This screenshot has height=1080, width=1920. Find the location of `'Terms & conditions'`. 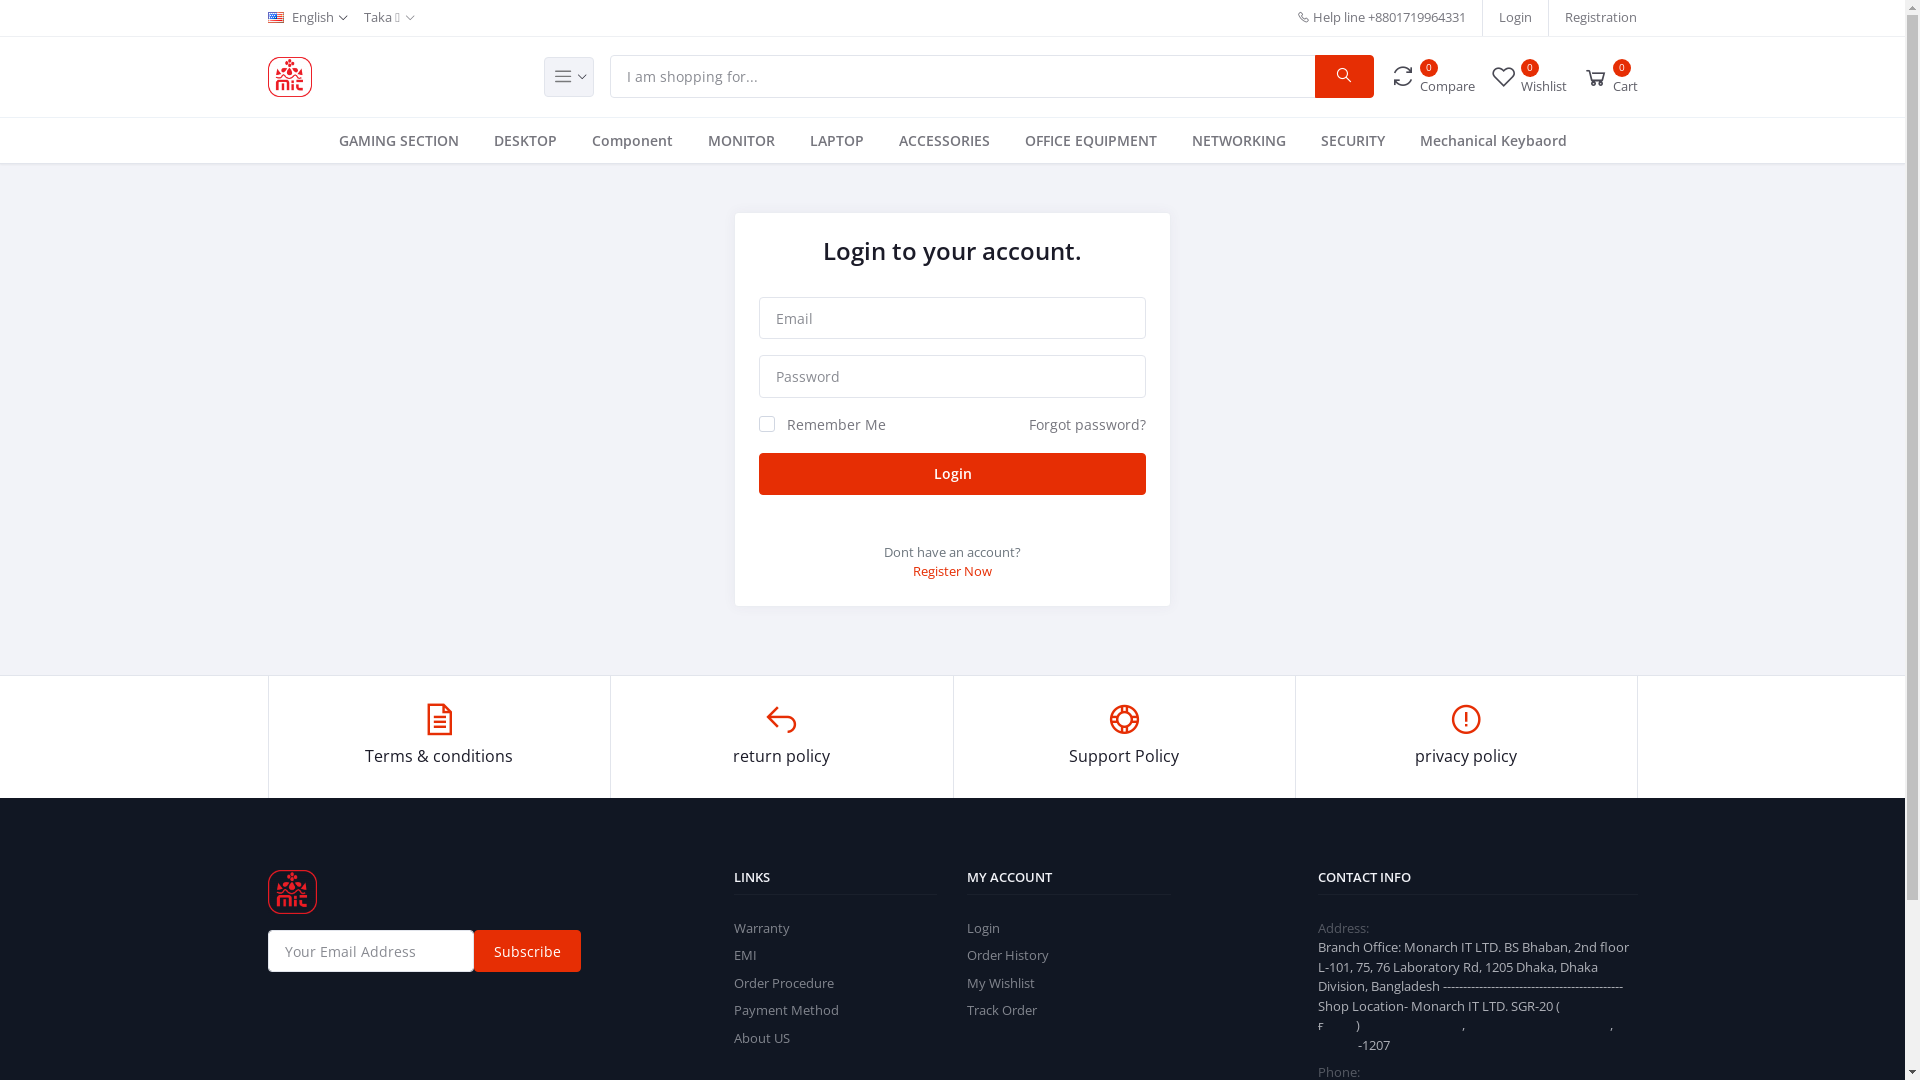

'Terms & conditions' is located at coordinates (438, 736).